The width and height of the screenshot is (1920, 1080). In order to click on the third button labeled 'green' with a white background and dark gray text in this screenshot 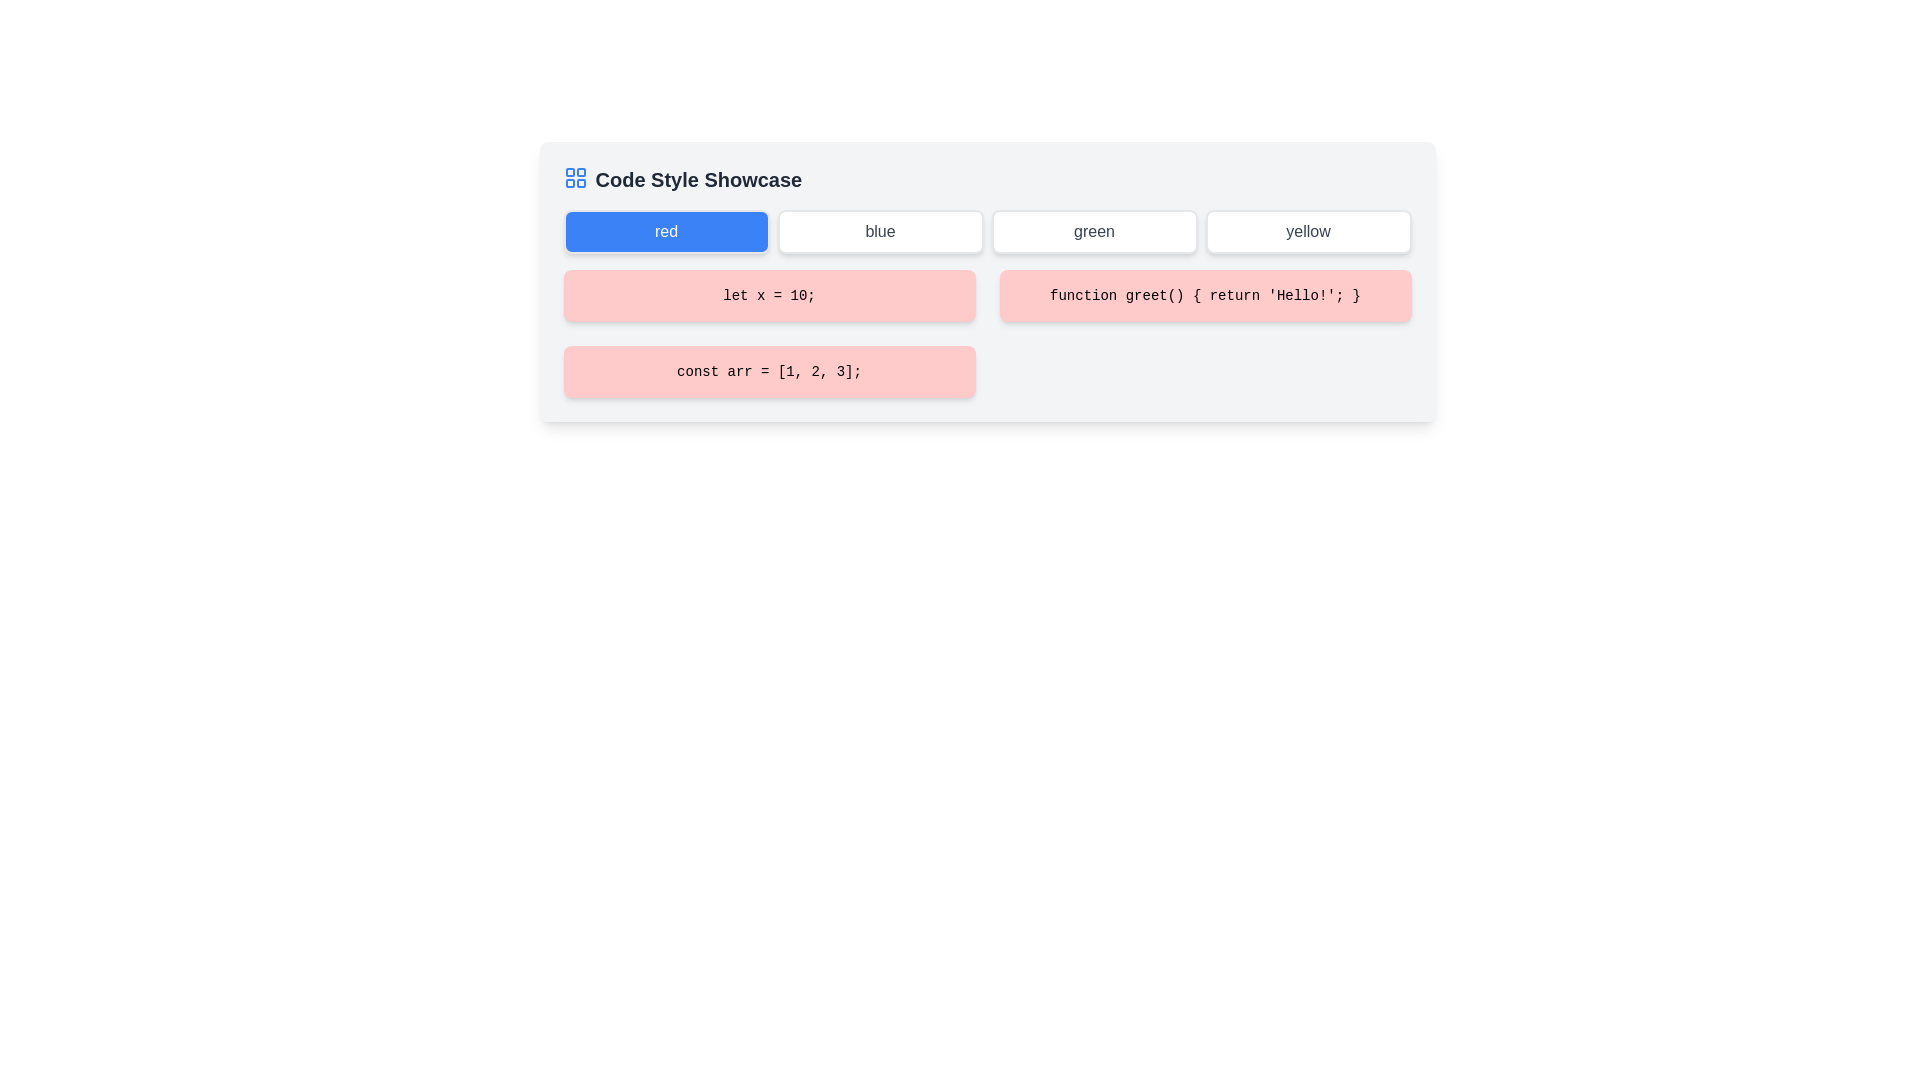, I will do `click(1093, 230)`.